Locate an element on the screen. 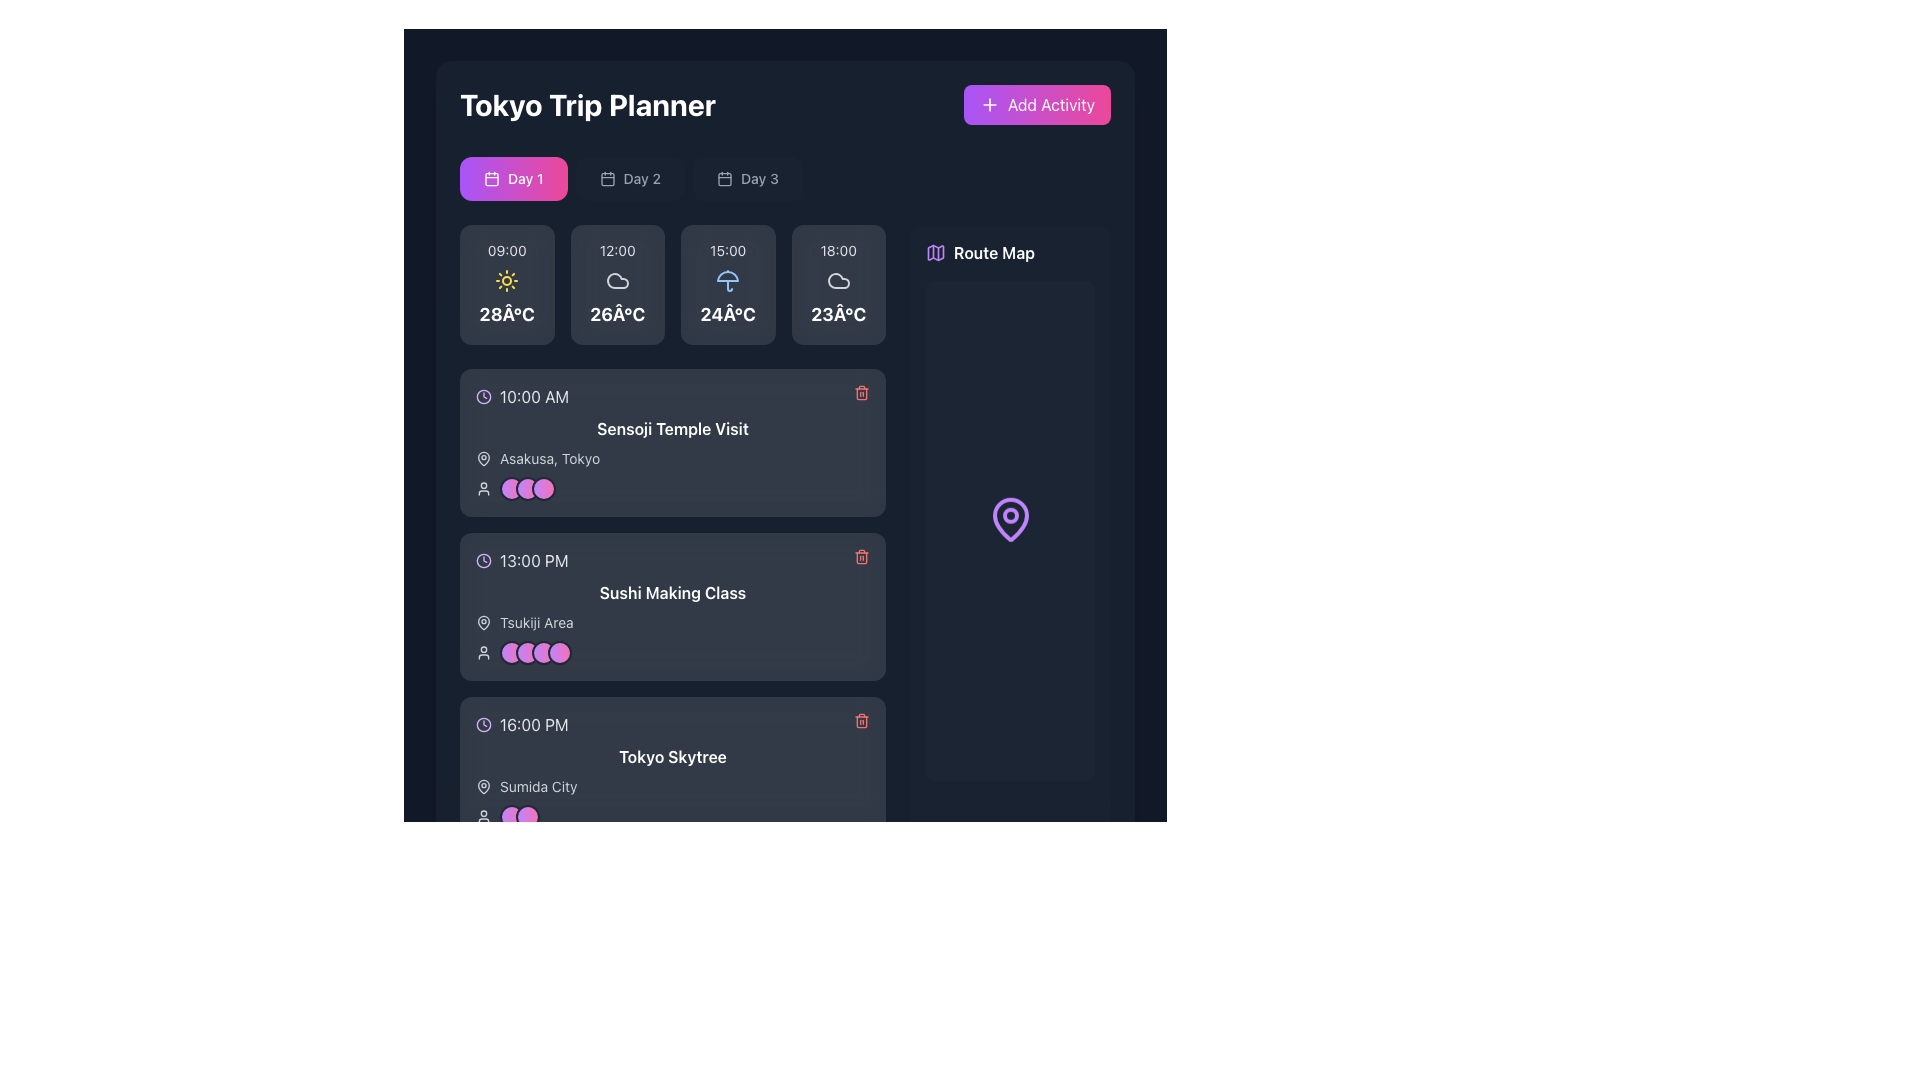 The height and width of the screenshot is (1080, 1920). the main rectangular icon of the calendar symbol located at the top of the 'Tokyo Trip Planner' interface, below the text 'Day 1' is located at coordinates (723, 178).